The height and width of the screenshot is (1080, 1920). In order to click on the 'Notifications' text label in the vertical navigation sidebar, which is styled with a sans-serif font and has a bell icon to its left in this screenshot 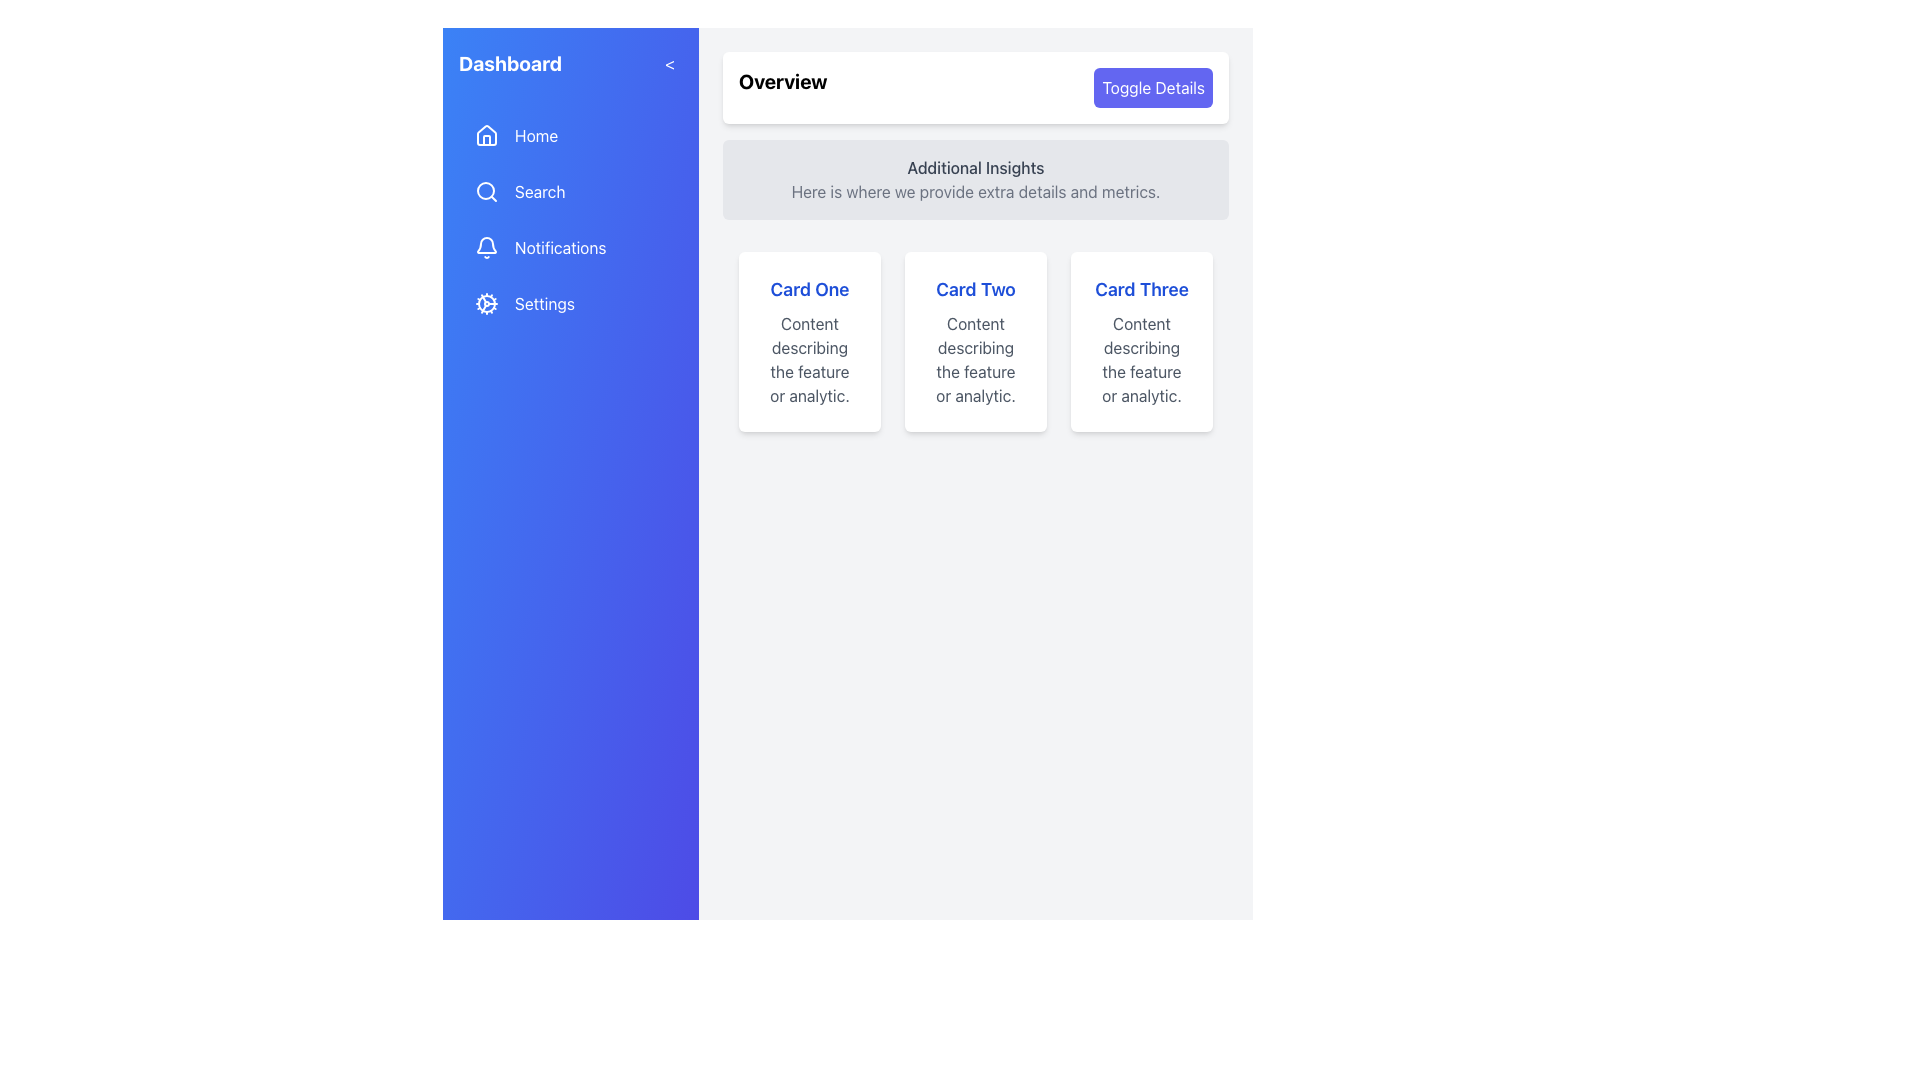, I will do `click(560, 246)`.